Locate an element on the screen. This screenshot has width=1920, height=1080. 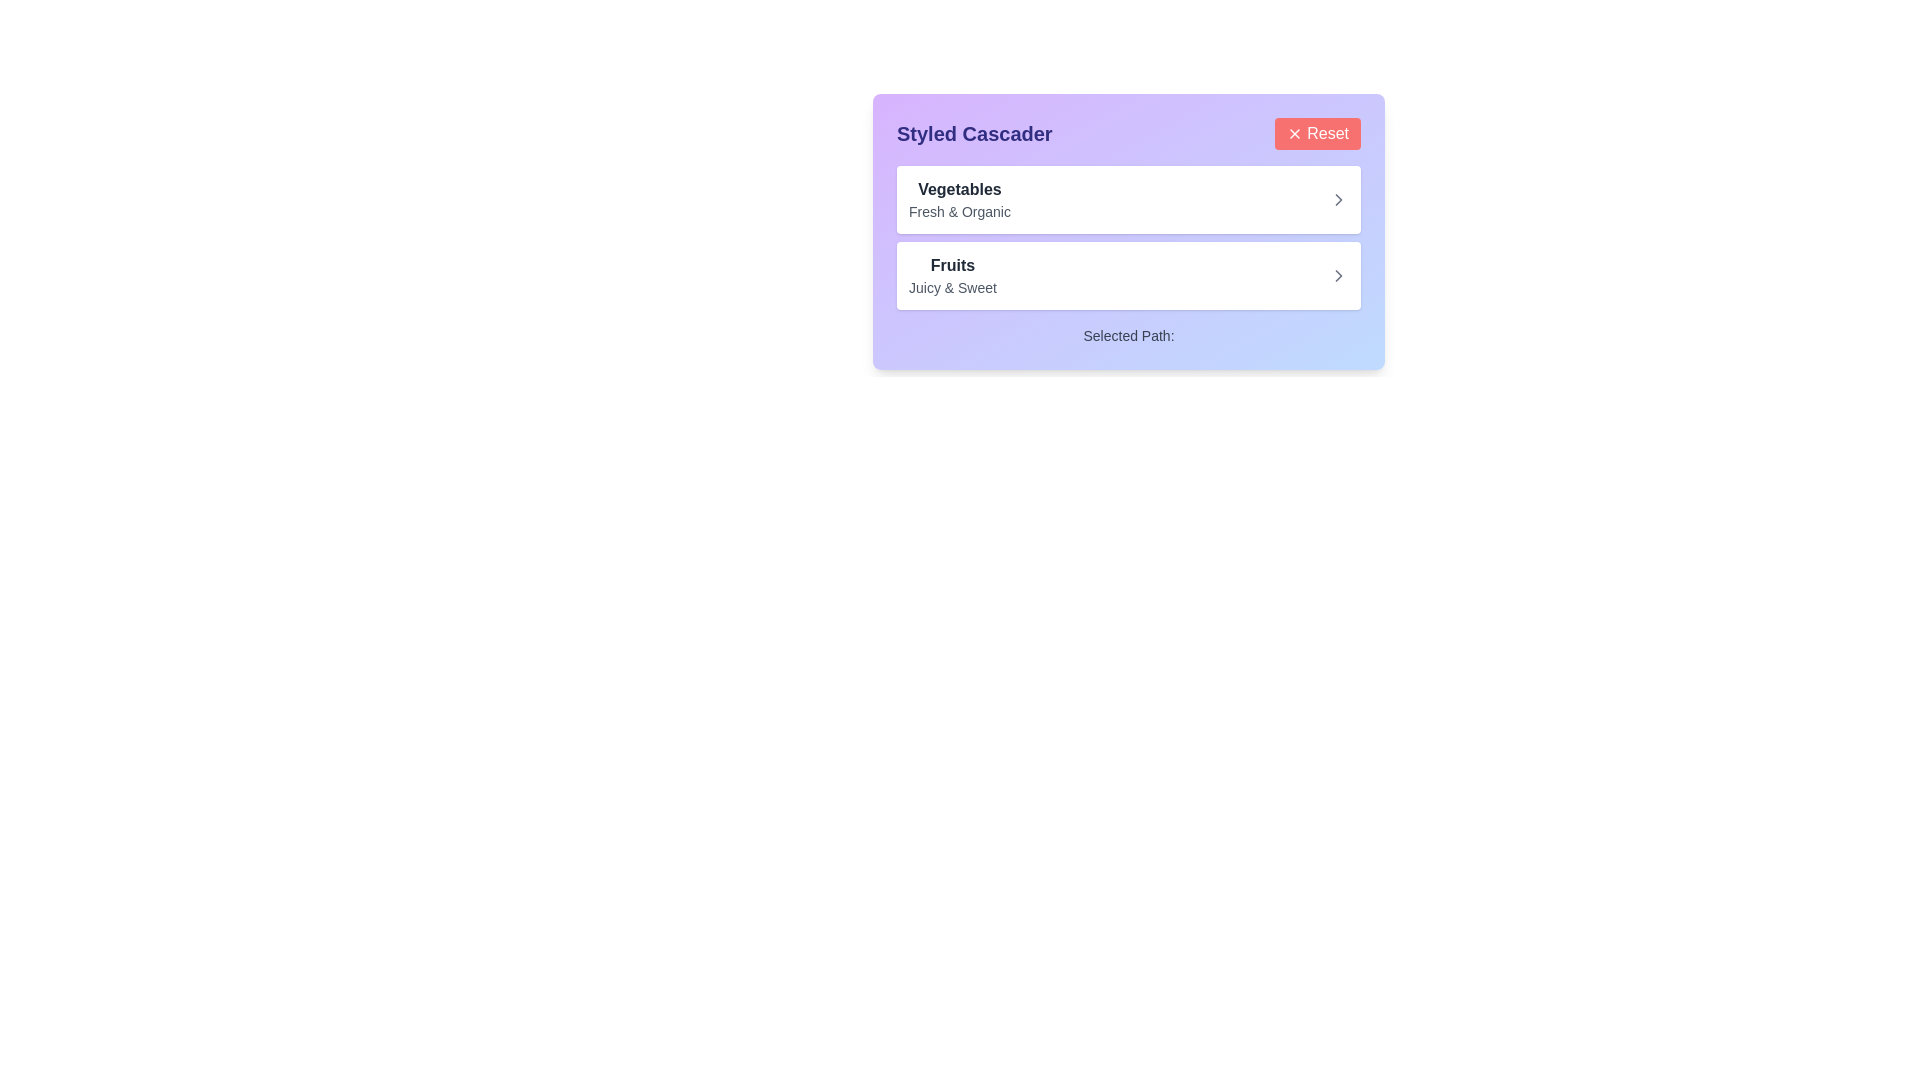
the right-facing chevron icon, which is part of the navigation for 'Vegetables Fresh & Organic' is located at coordinates (1339, 200).